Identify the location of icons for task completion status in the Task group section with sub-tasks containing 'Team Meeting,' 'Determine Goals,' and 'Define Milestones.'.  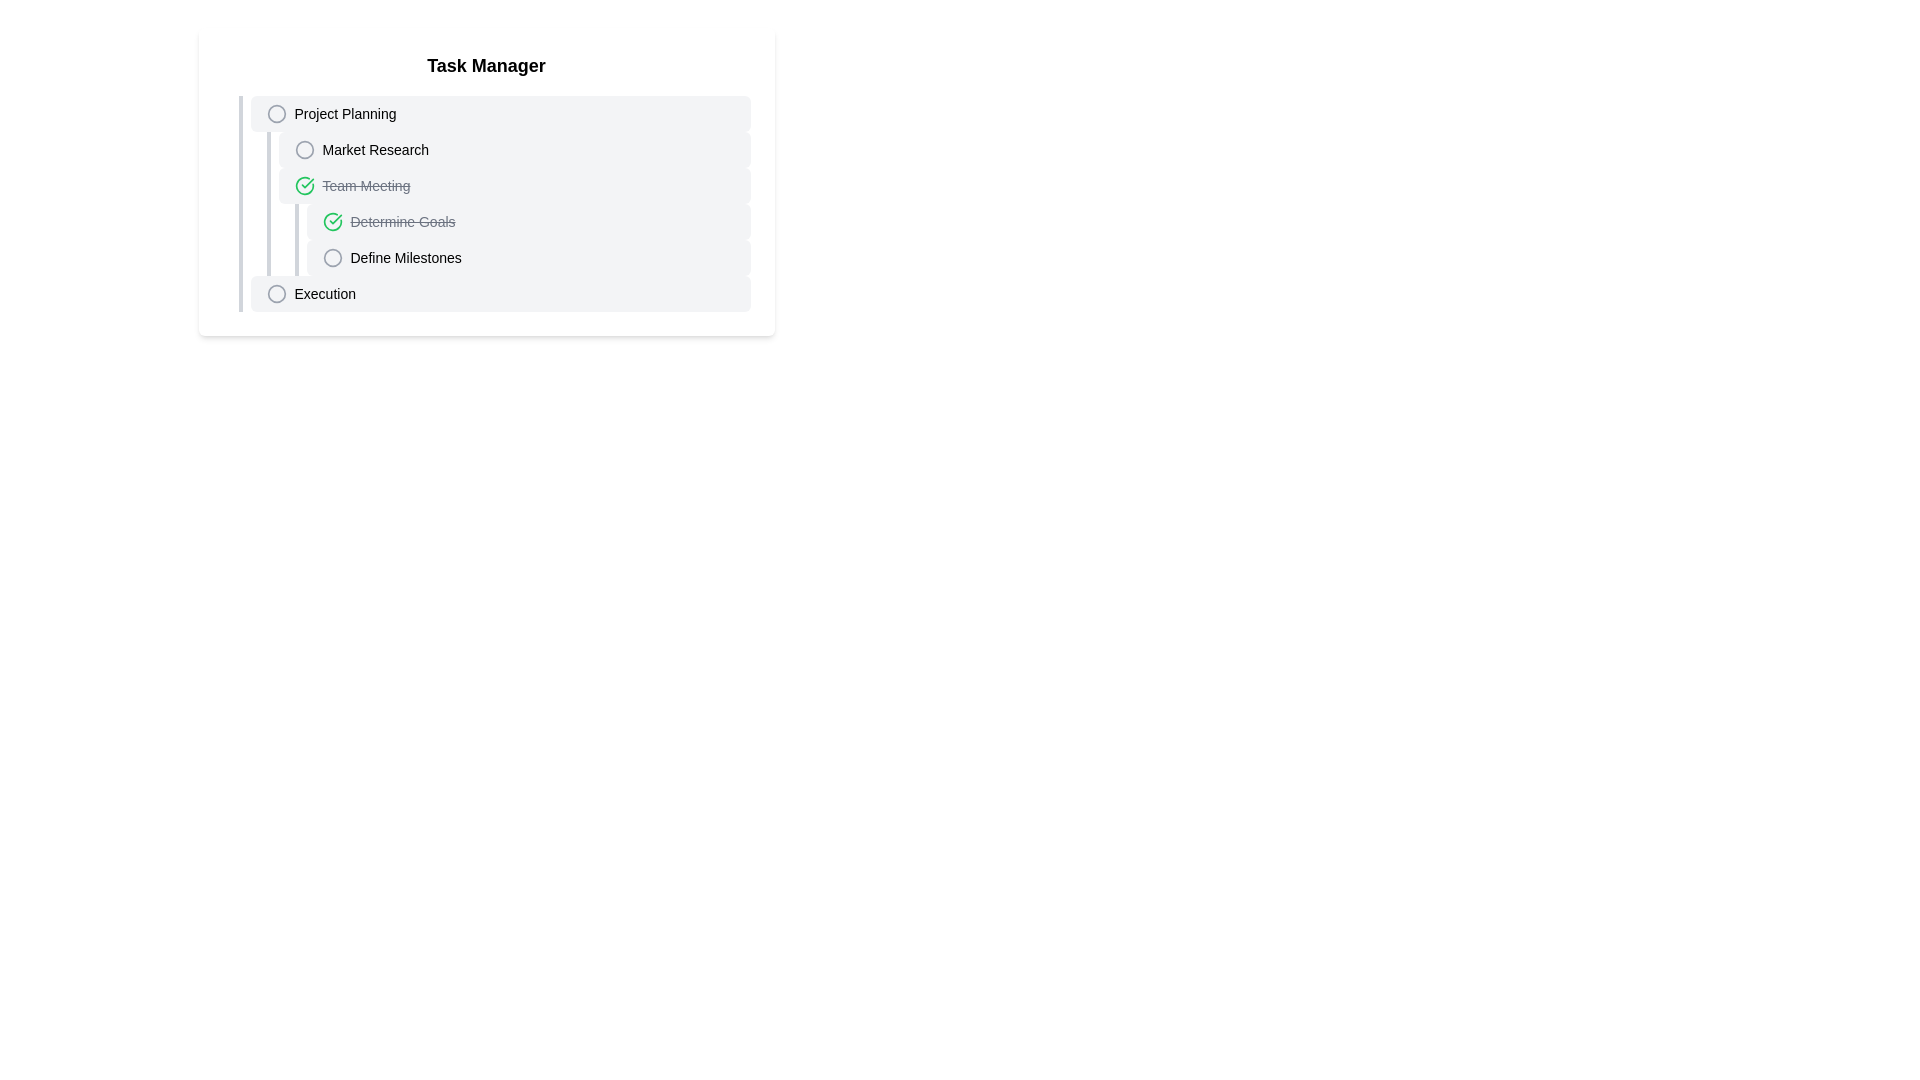
(508, 222).